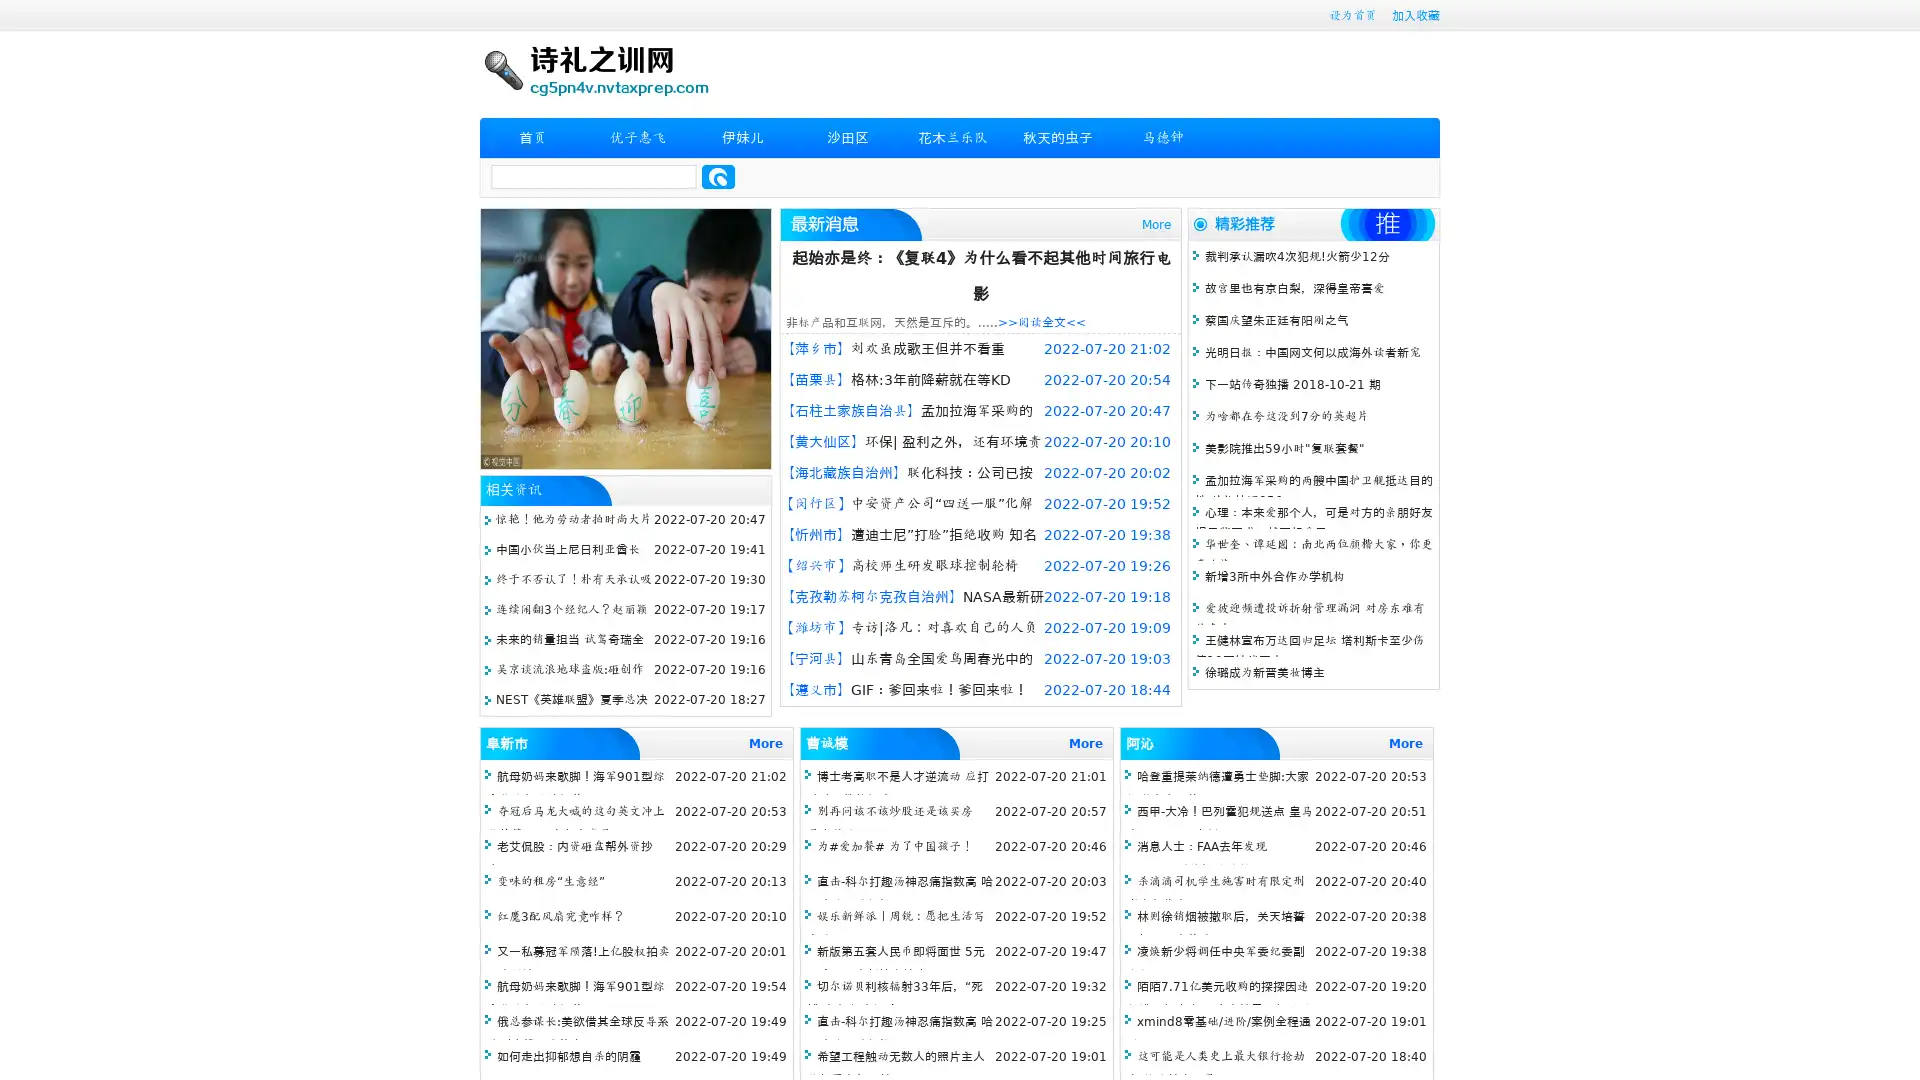 The width and height of the screenshot is (1920, 1080). What do you see at coordinates (718, 176) in the screenshot?
I see `Search` at bounding box center [718, 176].